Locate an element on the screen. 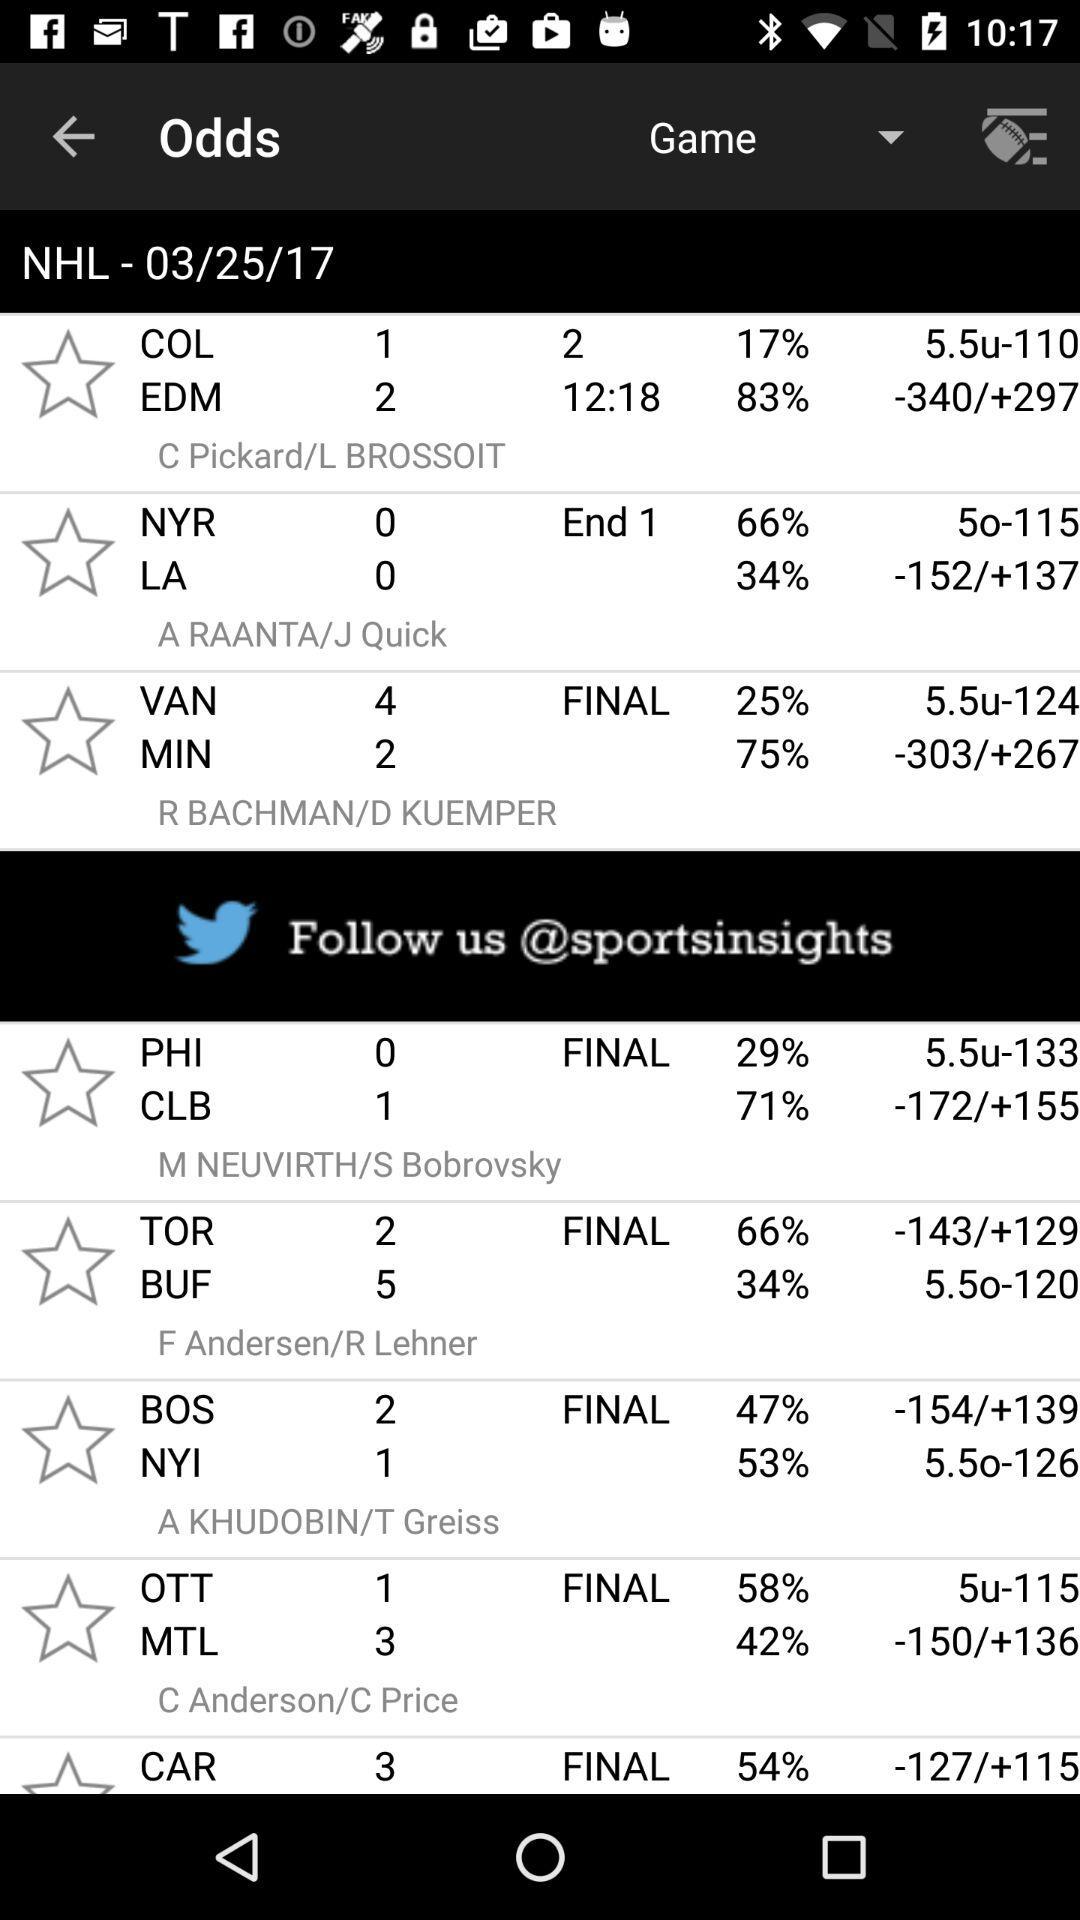  favorite is located at coordinates (67, 729).